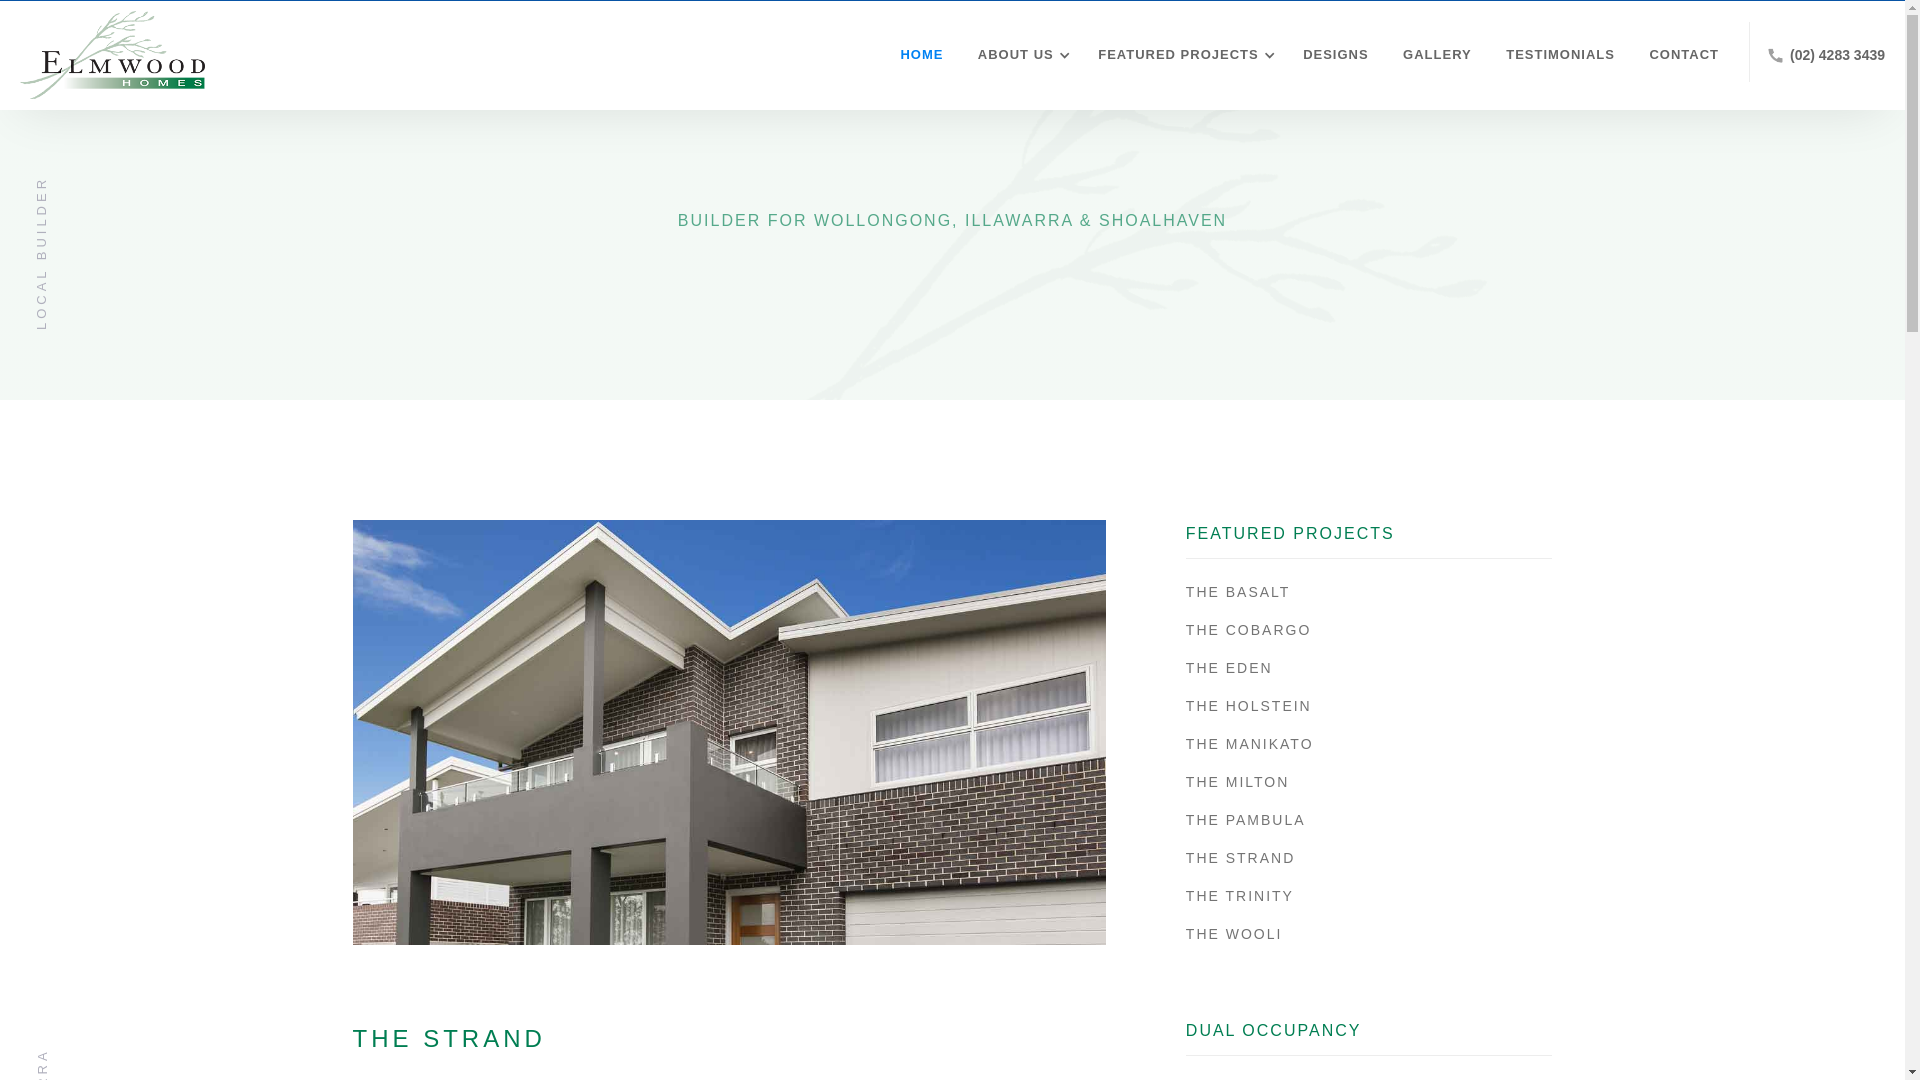 The width and height of the screenshot is (1920, 1080). I want to click on 'TESTIMONIALS', so click(1554, 53).